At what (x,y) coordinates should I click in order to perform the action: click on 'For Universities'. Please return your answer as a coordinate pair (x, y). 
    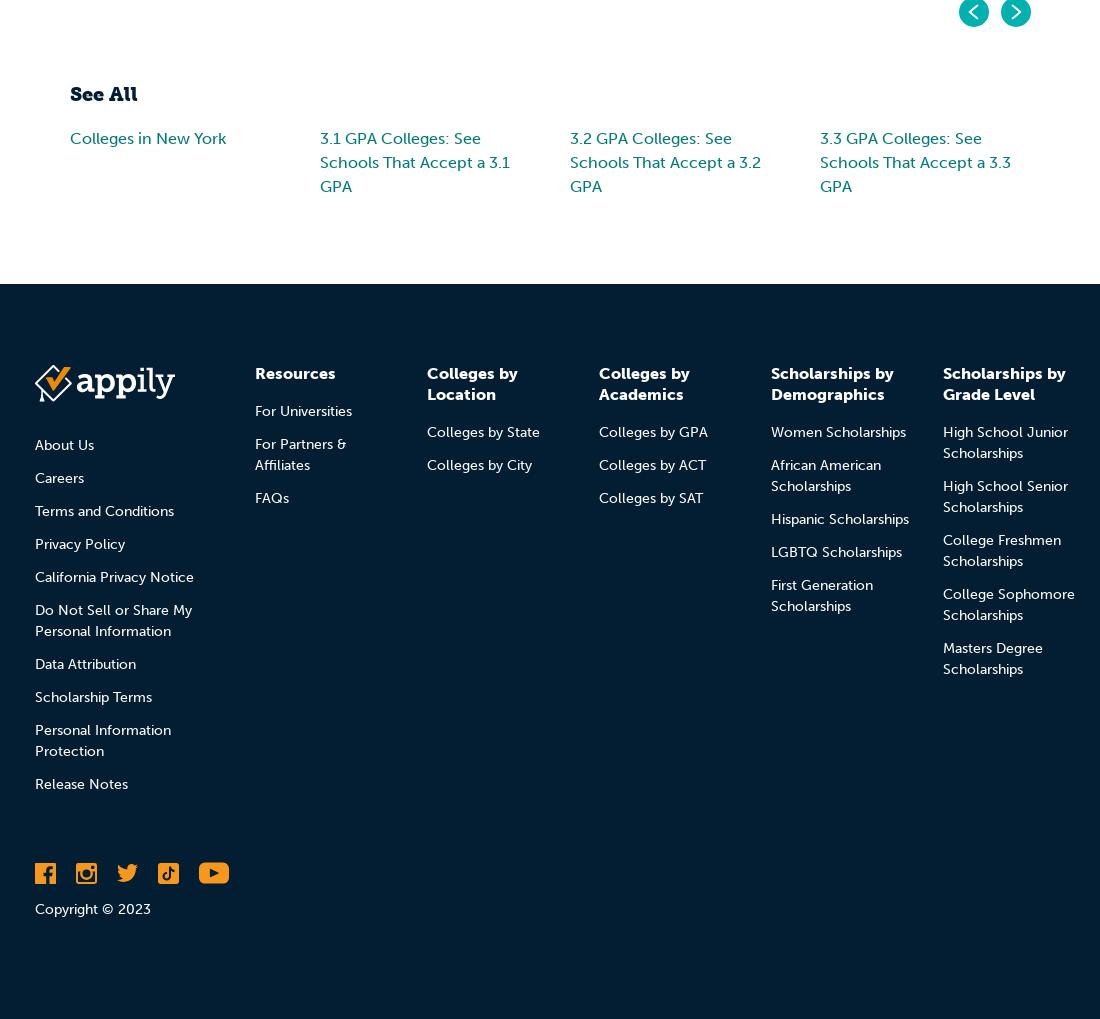
    Looking at the image, I should click on (302, 409).